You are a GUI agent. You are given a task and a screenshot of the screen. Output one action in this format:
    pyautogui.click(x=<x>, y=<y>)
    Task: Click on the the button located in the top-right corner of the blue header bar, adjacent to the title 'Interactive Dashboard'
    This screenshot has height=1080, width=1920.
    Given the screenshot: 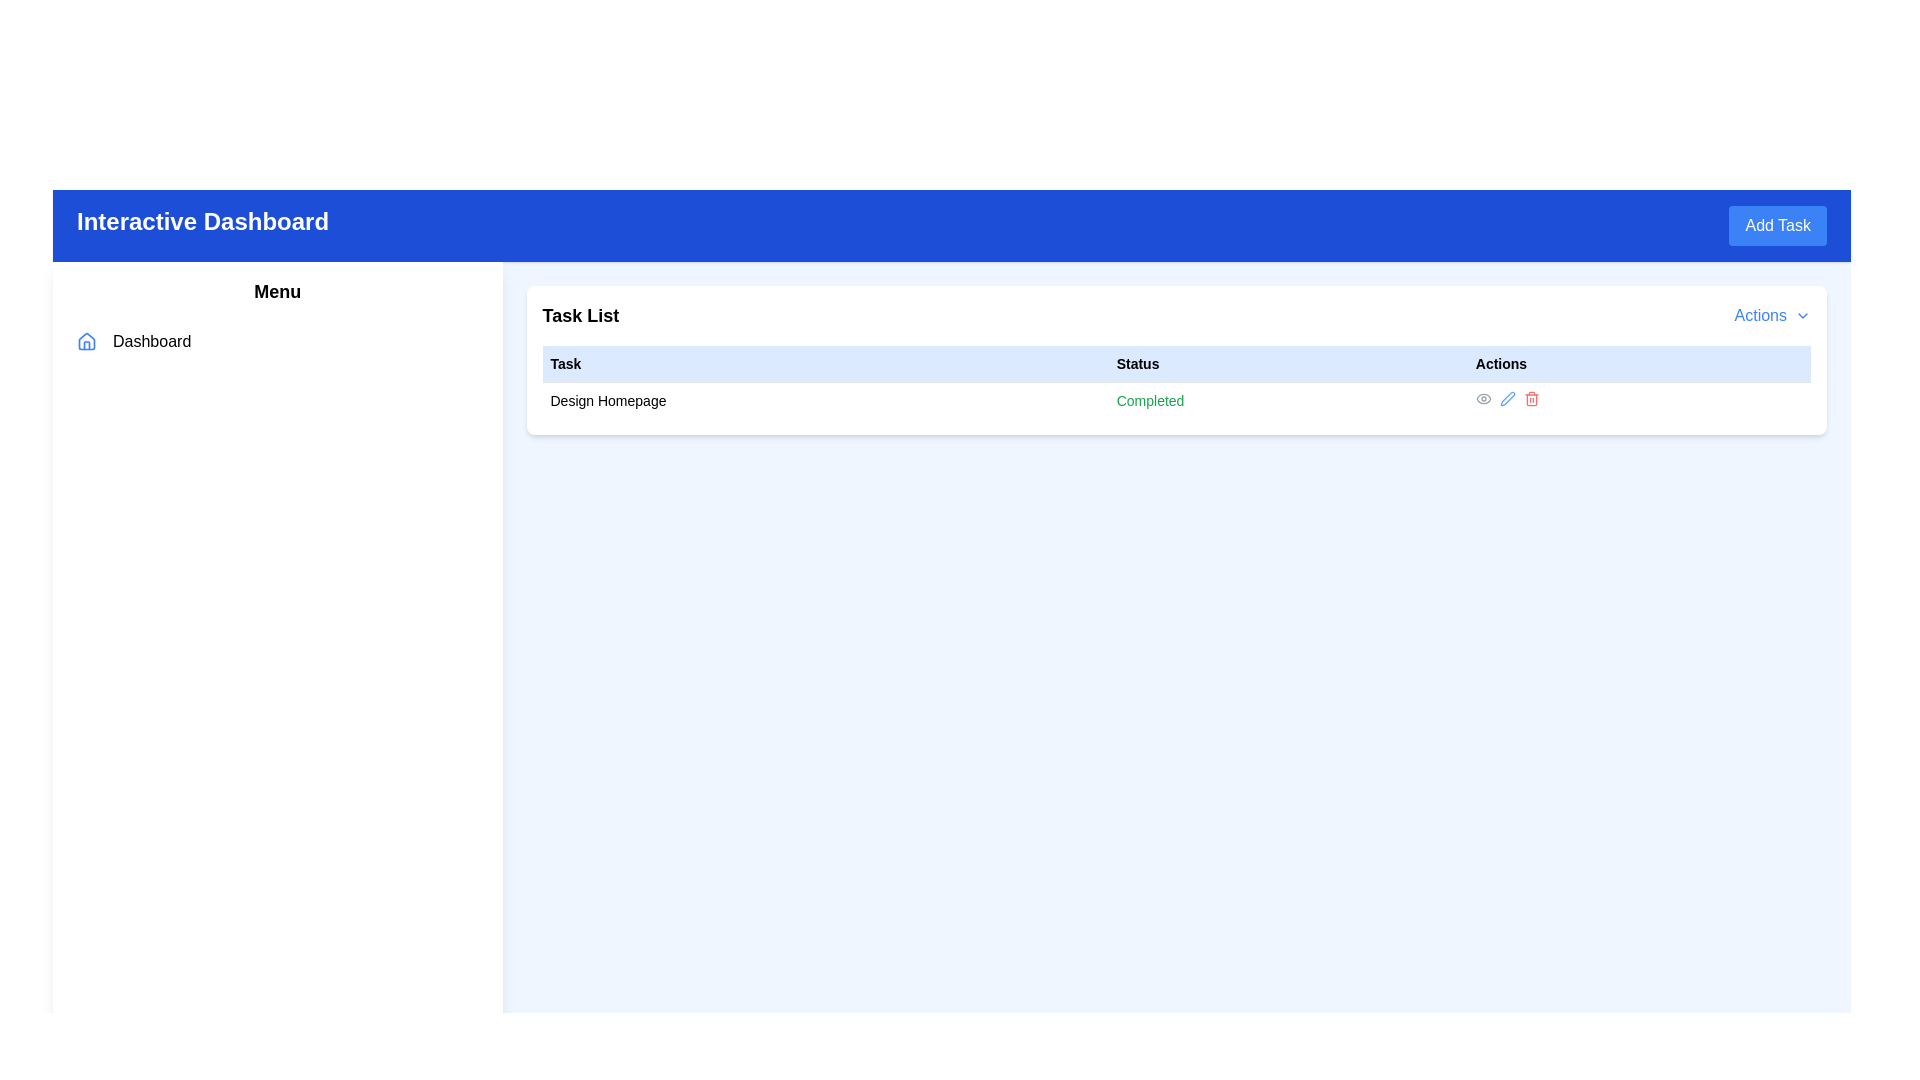 What is the action you would take?
    pyautogui.click(x=1778, y=225)
    